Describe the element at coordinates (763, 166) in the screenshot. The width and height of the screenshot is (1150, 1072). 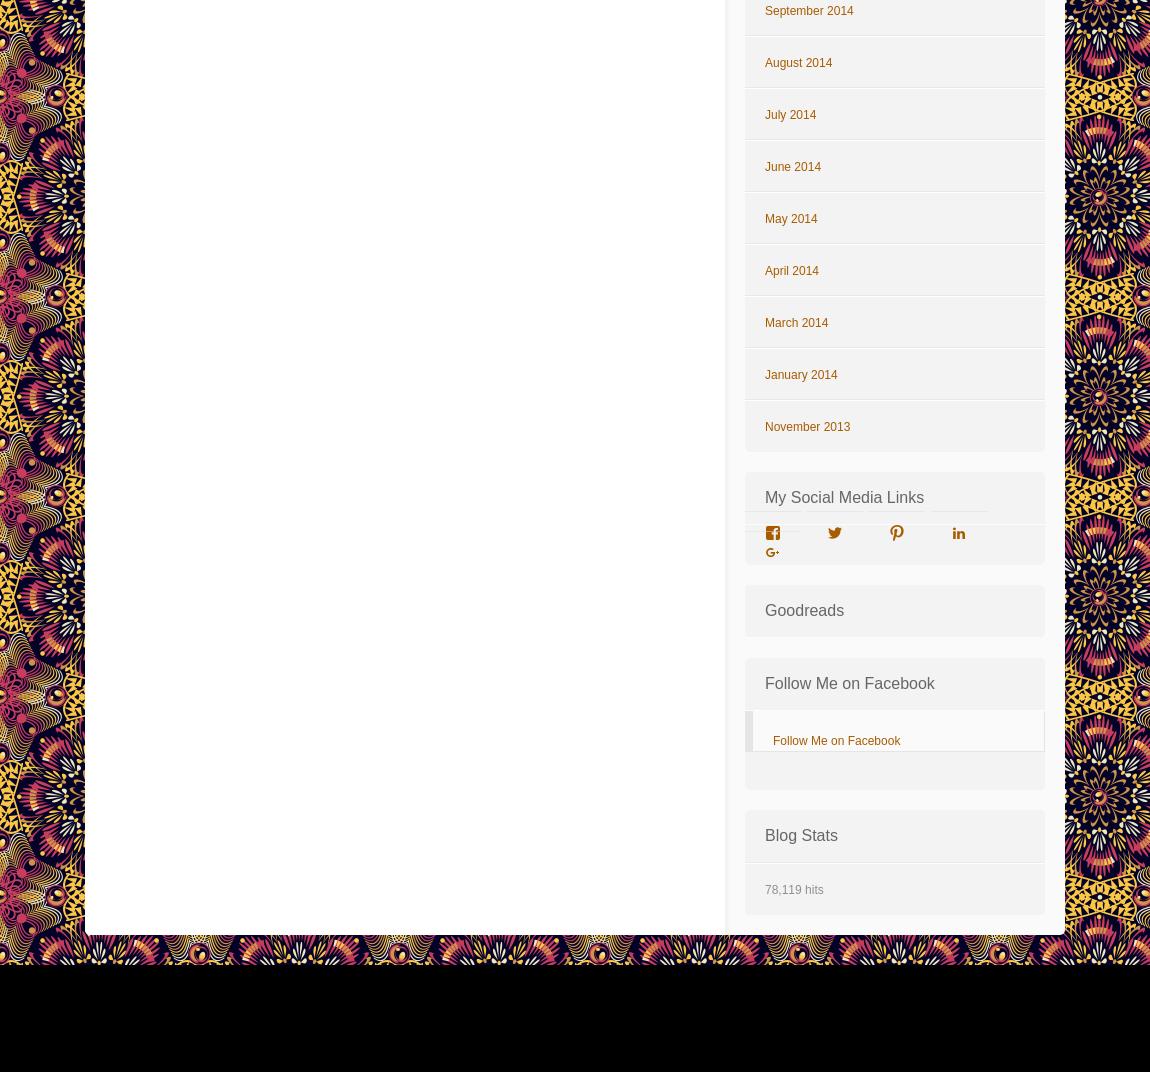
I see `'June 2014'` at that location.